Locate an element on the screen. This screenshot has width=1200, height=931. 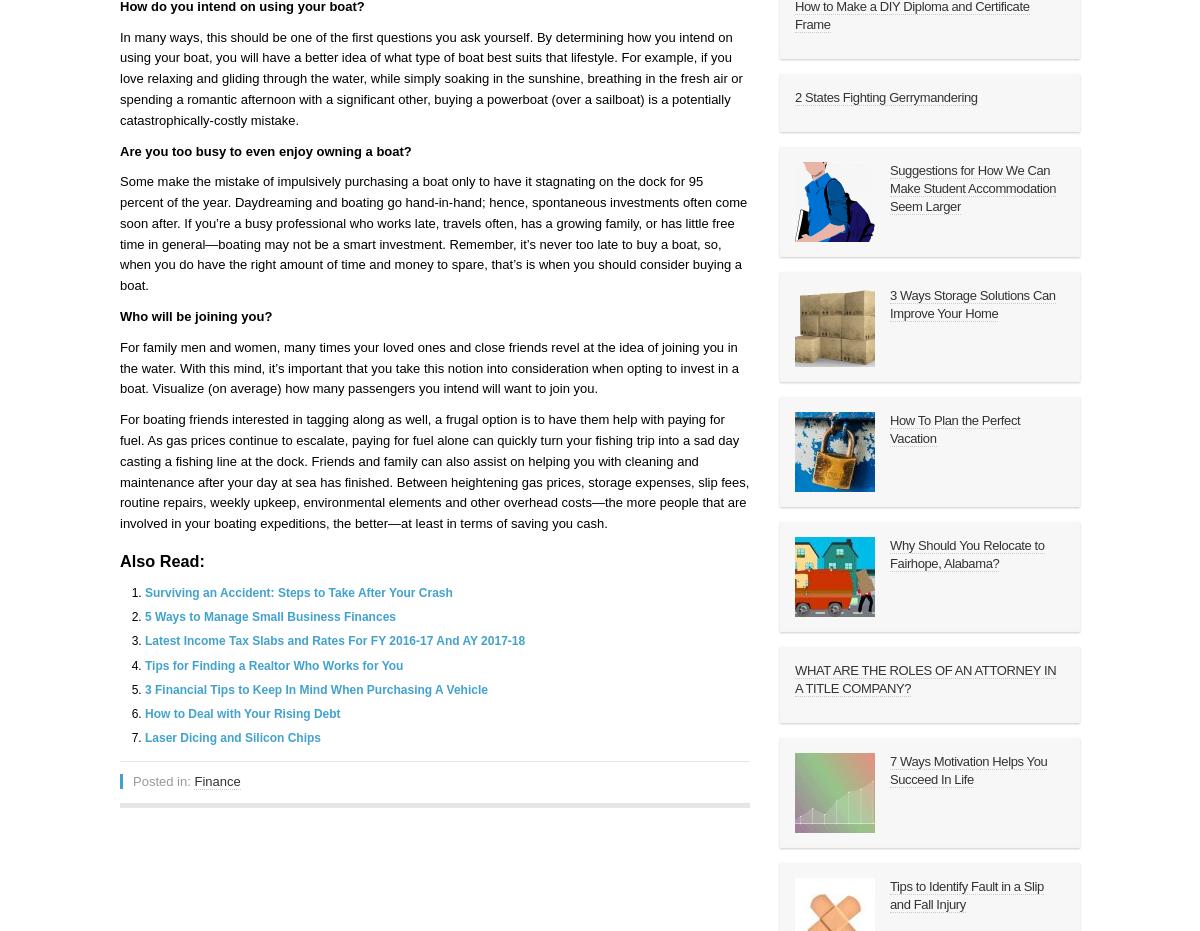
'Finance' is located at coordinates (215, 781).